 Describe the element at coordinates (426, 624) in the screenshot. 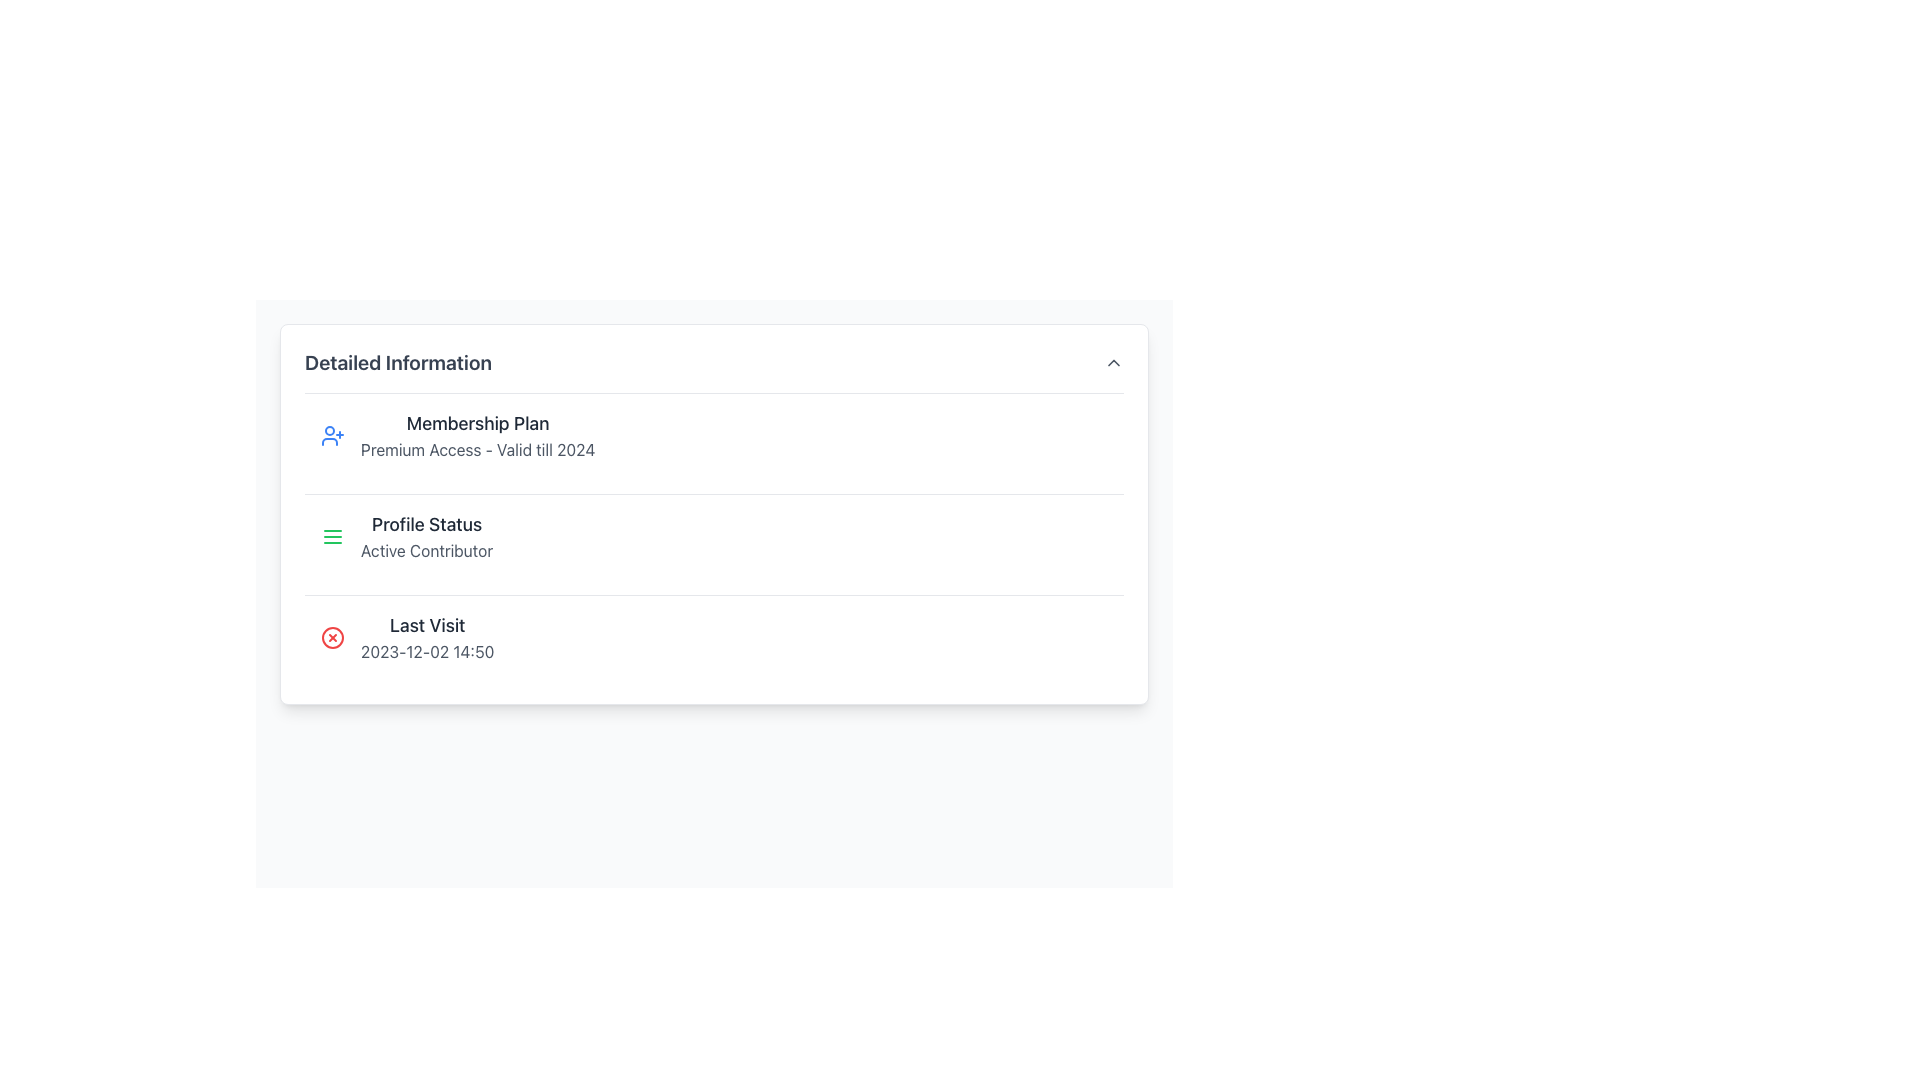

I see `the 'Last Visit' text label, which is a bold, large dark gray font located in the information card, positioned below 'Profile Status' and above the timestamp '2023-12-02 14:50'` at that location.